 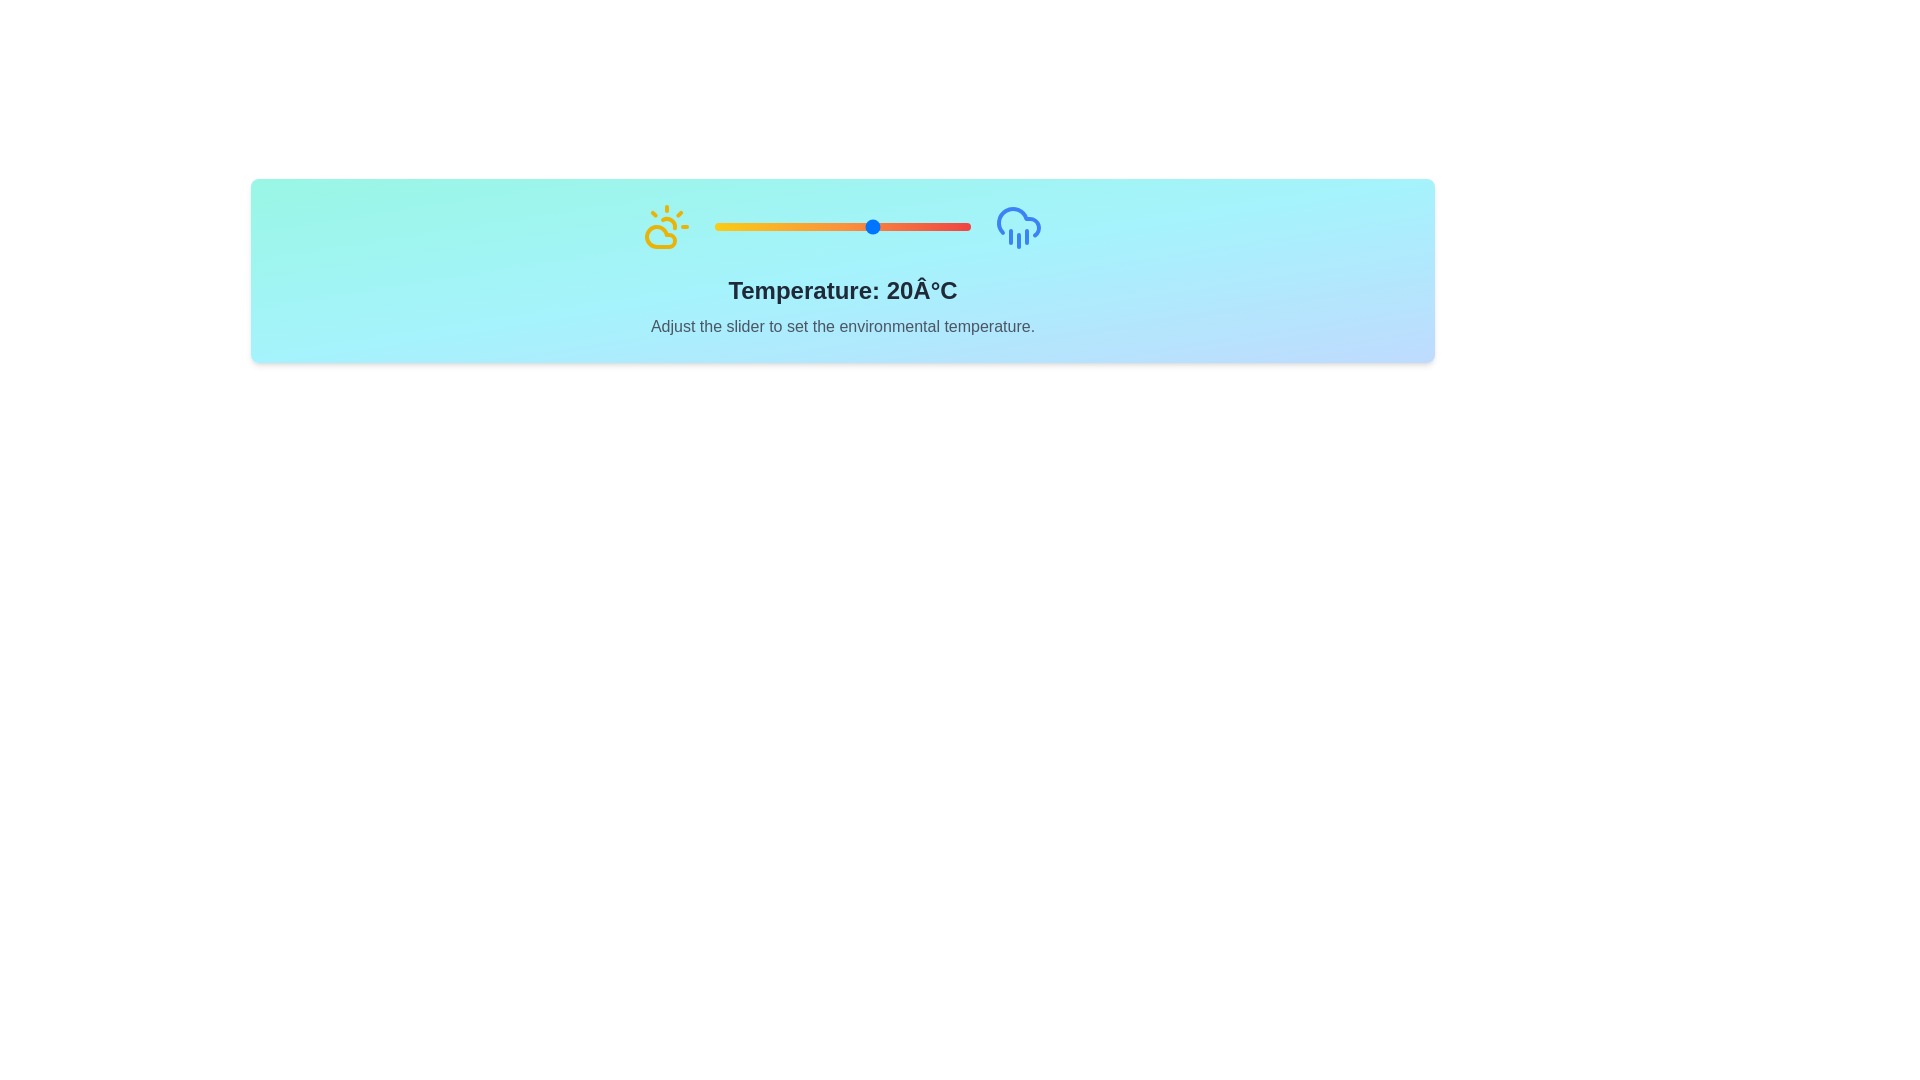 I want to click on the text 'Temperature: 20°C' to select it, so click(x=843, y=290).